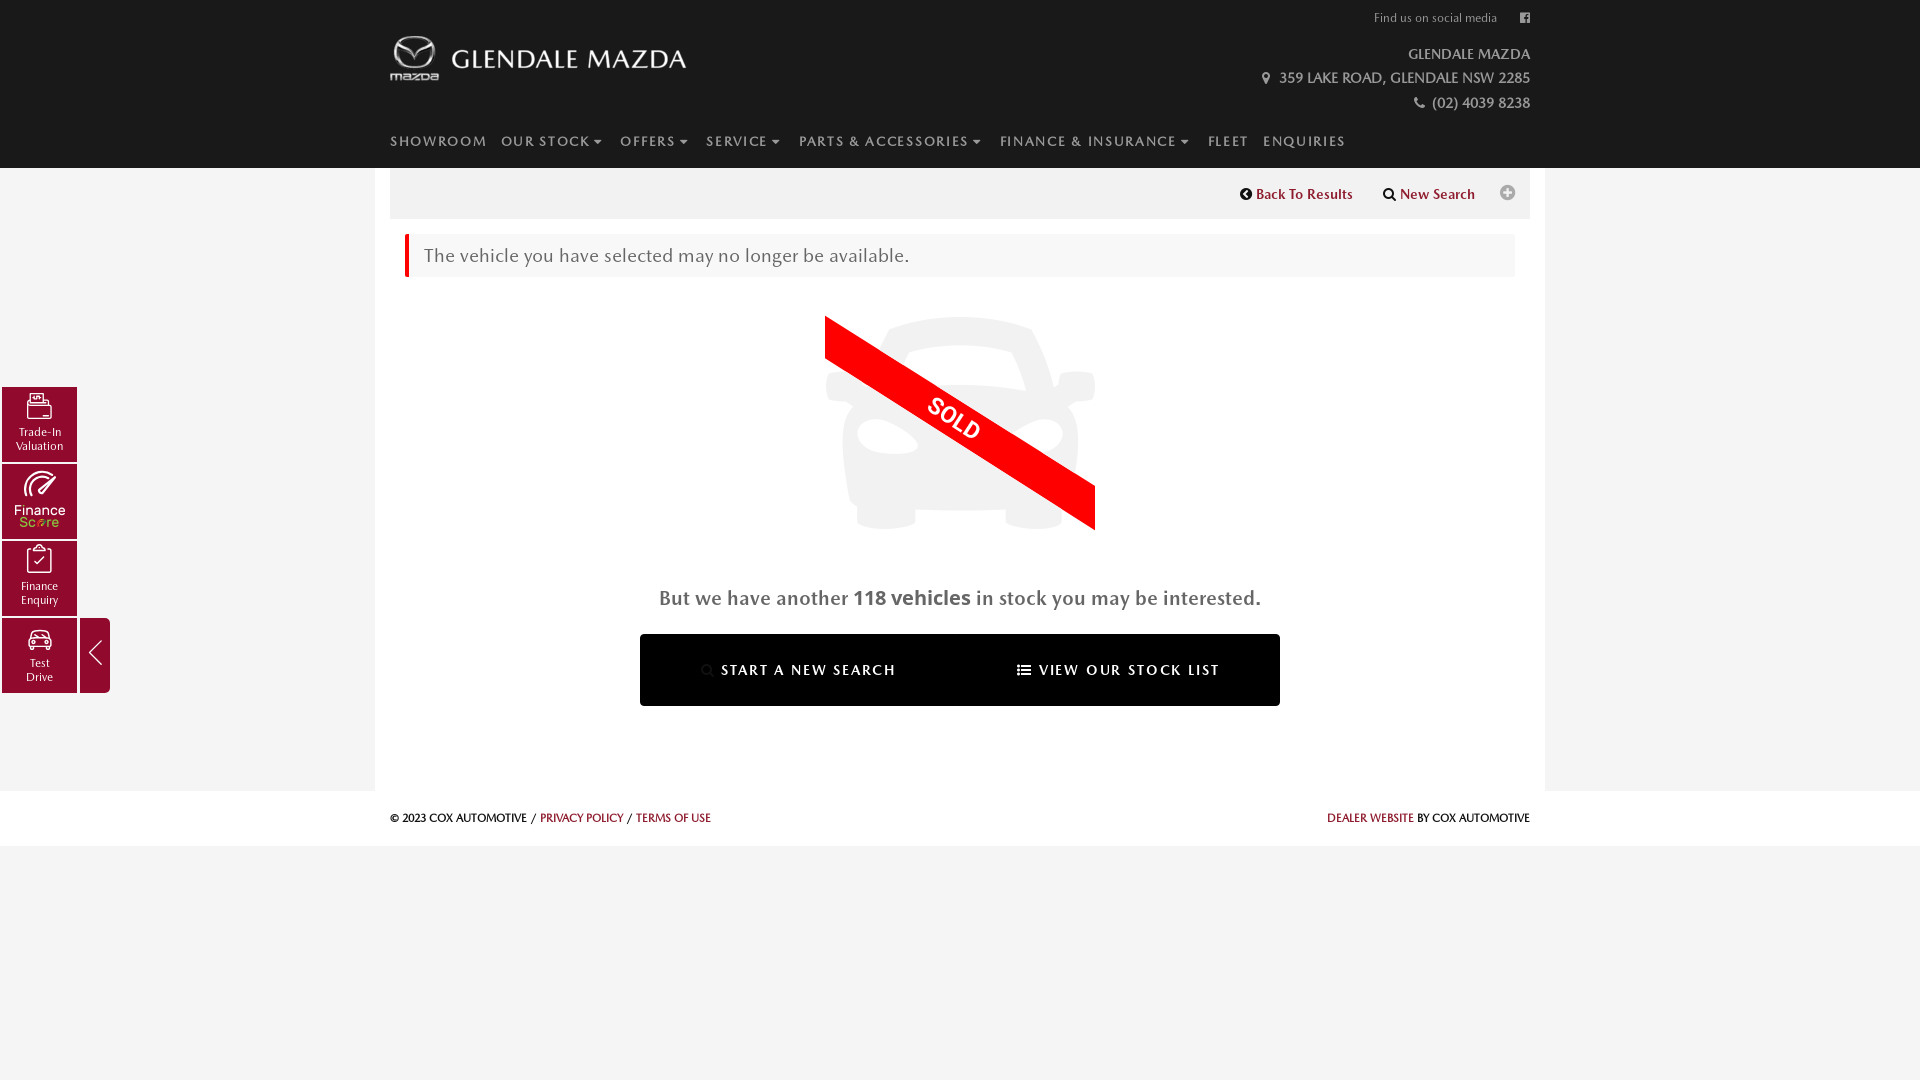 The image size is (1920, 1080). What do you see at coordinates (539, 818) in the screenshot?
I see `'PRIVACY POLICY'` at bounding box center [539, 818].